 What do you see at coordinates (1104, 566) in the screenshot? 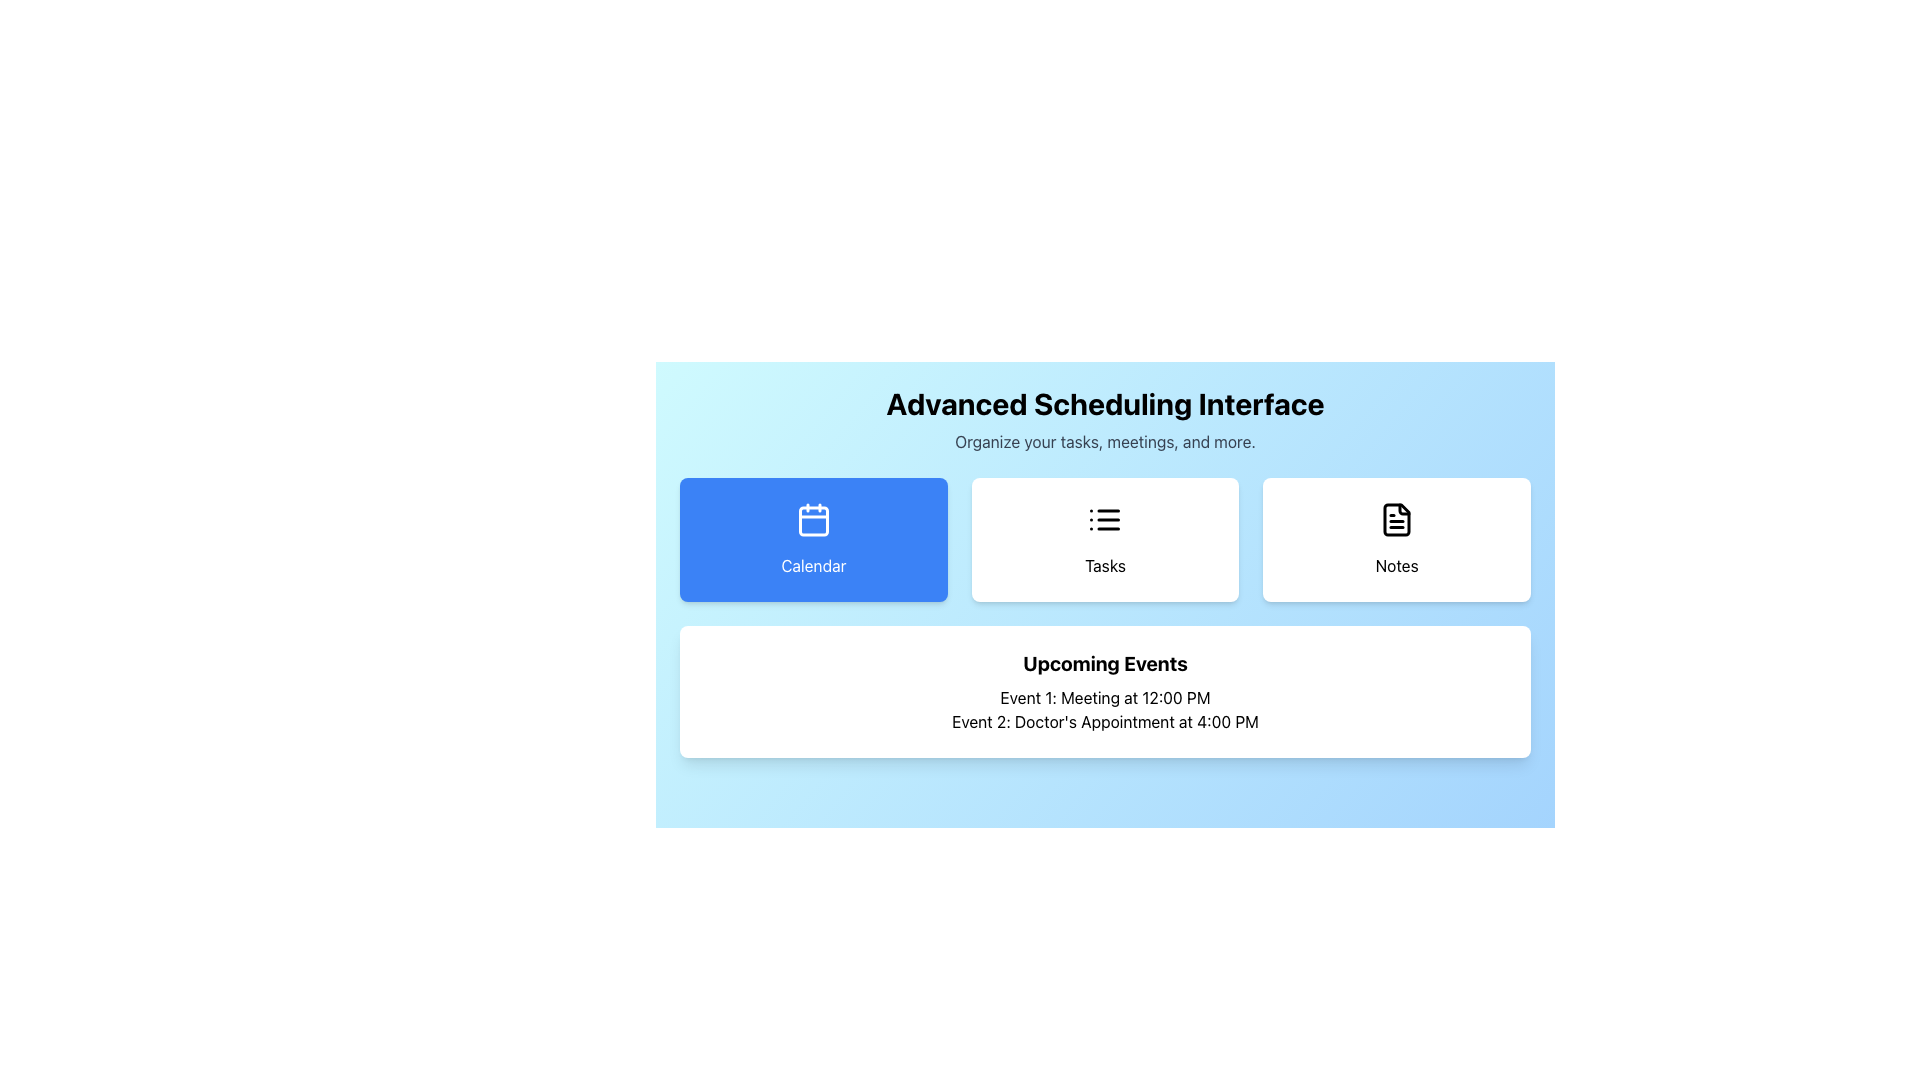
I see `the 'Tasks' text label, which is styled in bold and located below a list icon within a white, shadowed rectangular card` at bounding box center [1104, 566].